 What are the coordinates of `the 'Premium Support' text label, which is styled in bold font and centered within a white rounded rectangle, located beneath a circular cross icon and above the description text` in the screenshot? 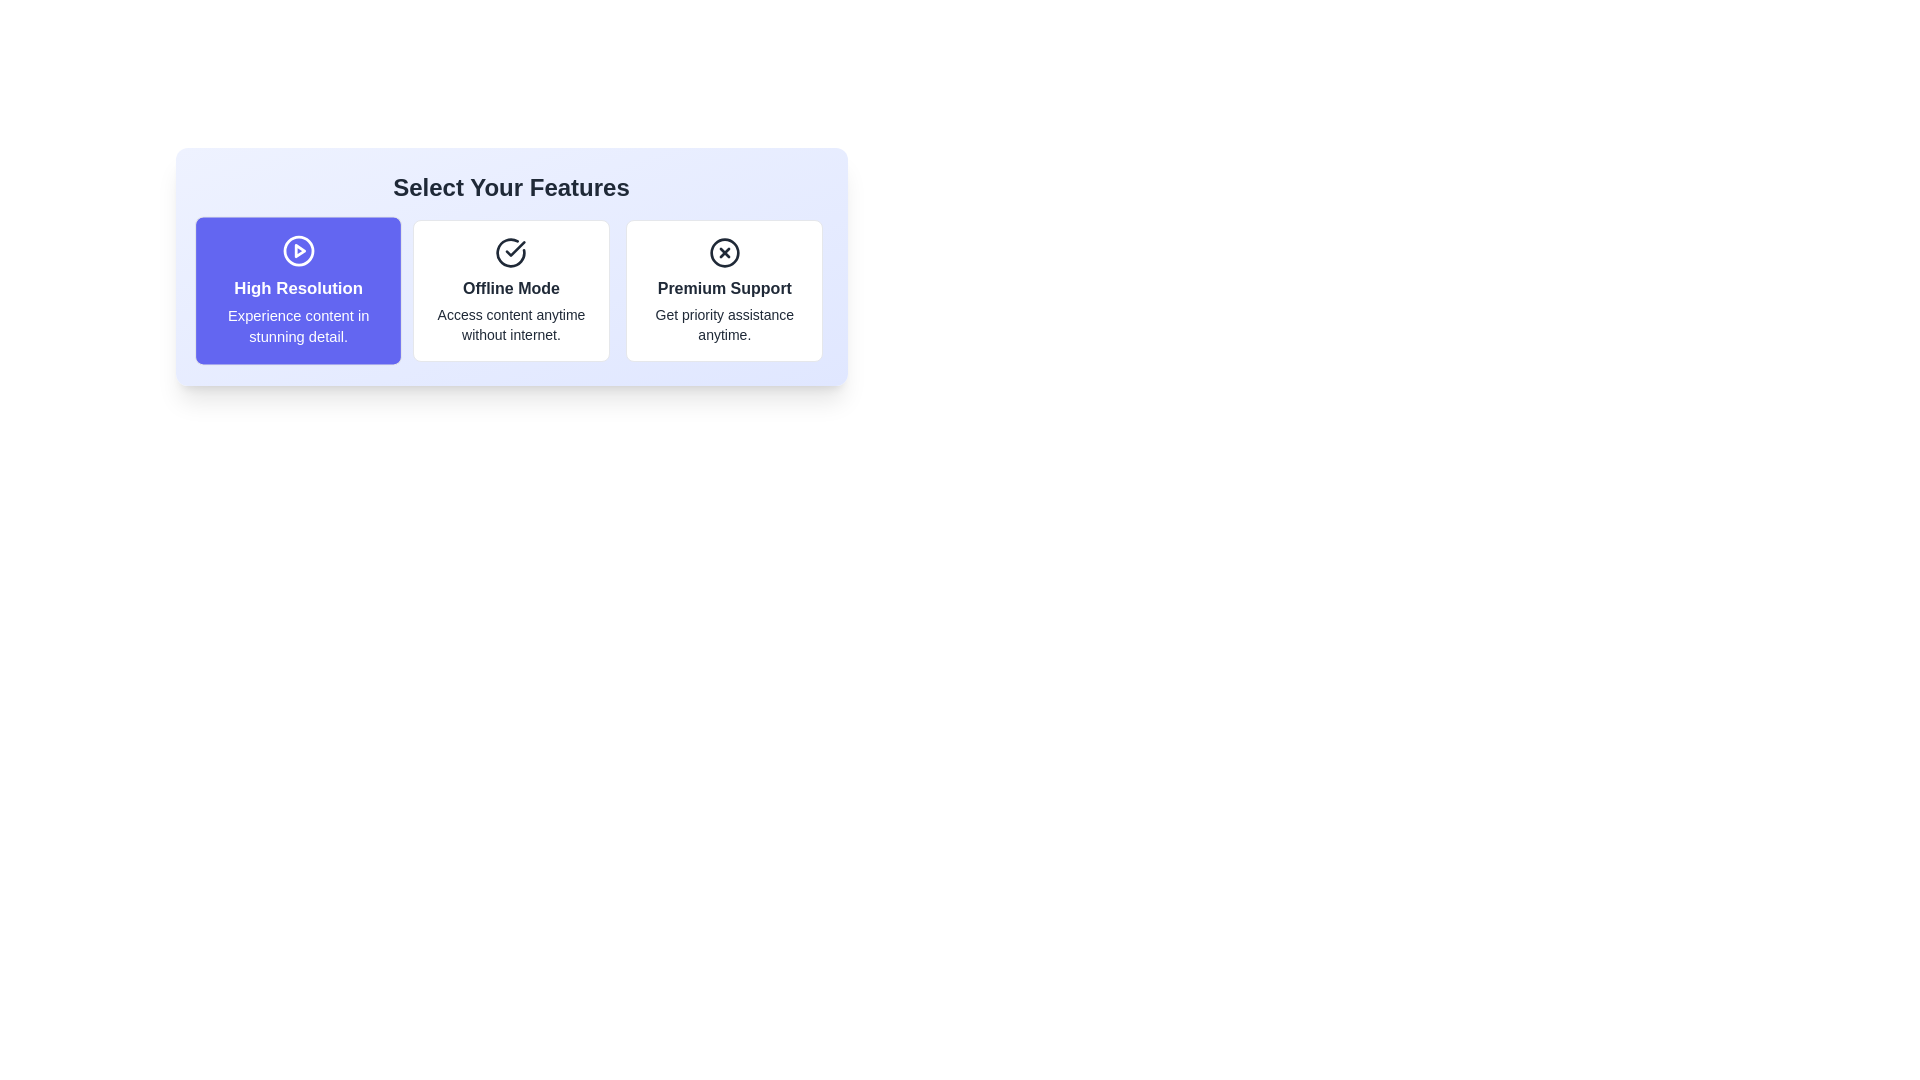 It's located at (723, 289).